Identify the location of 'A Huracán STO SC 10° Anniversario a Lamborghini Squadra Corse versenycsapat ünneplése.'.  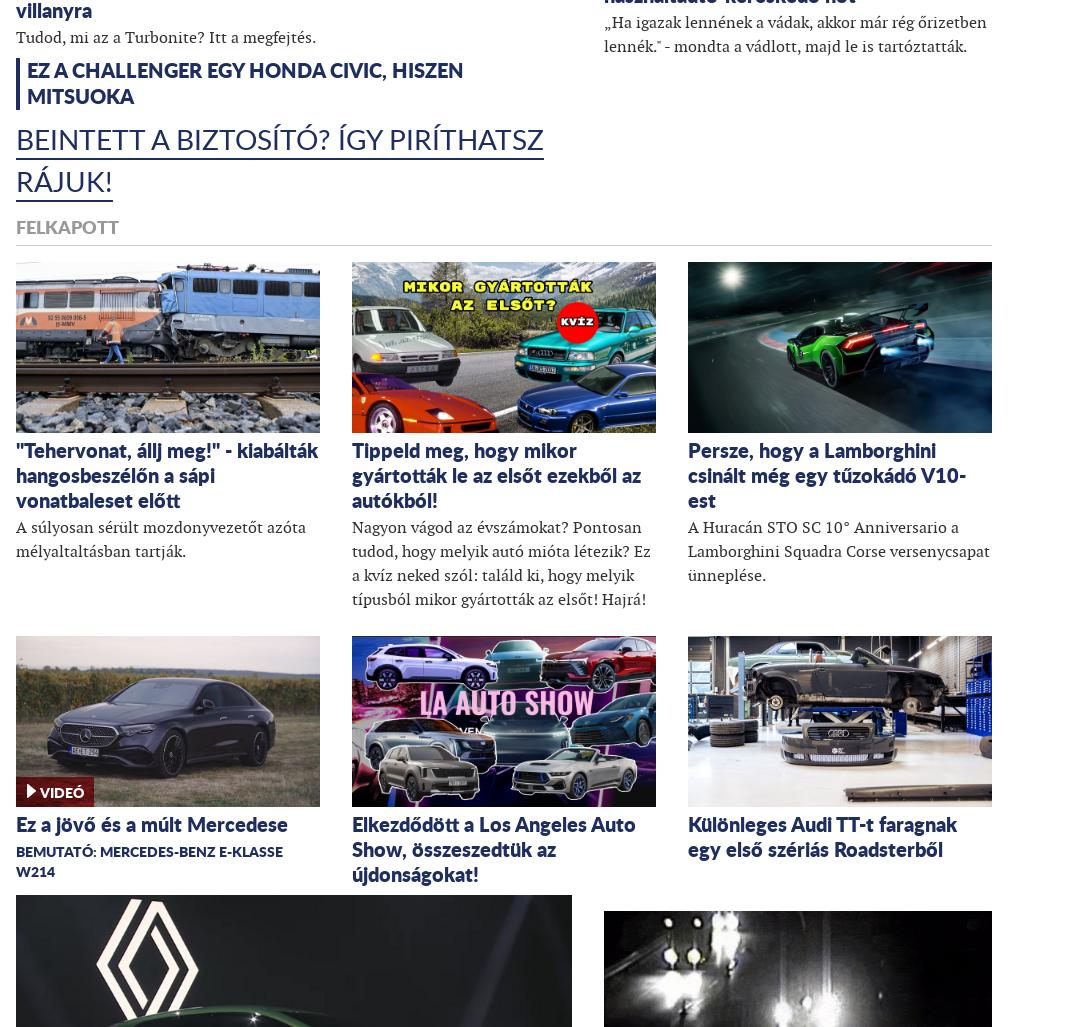
(687, 550).